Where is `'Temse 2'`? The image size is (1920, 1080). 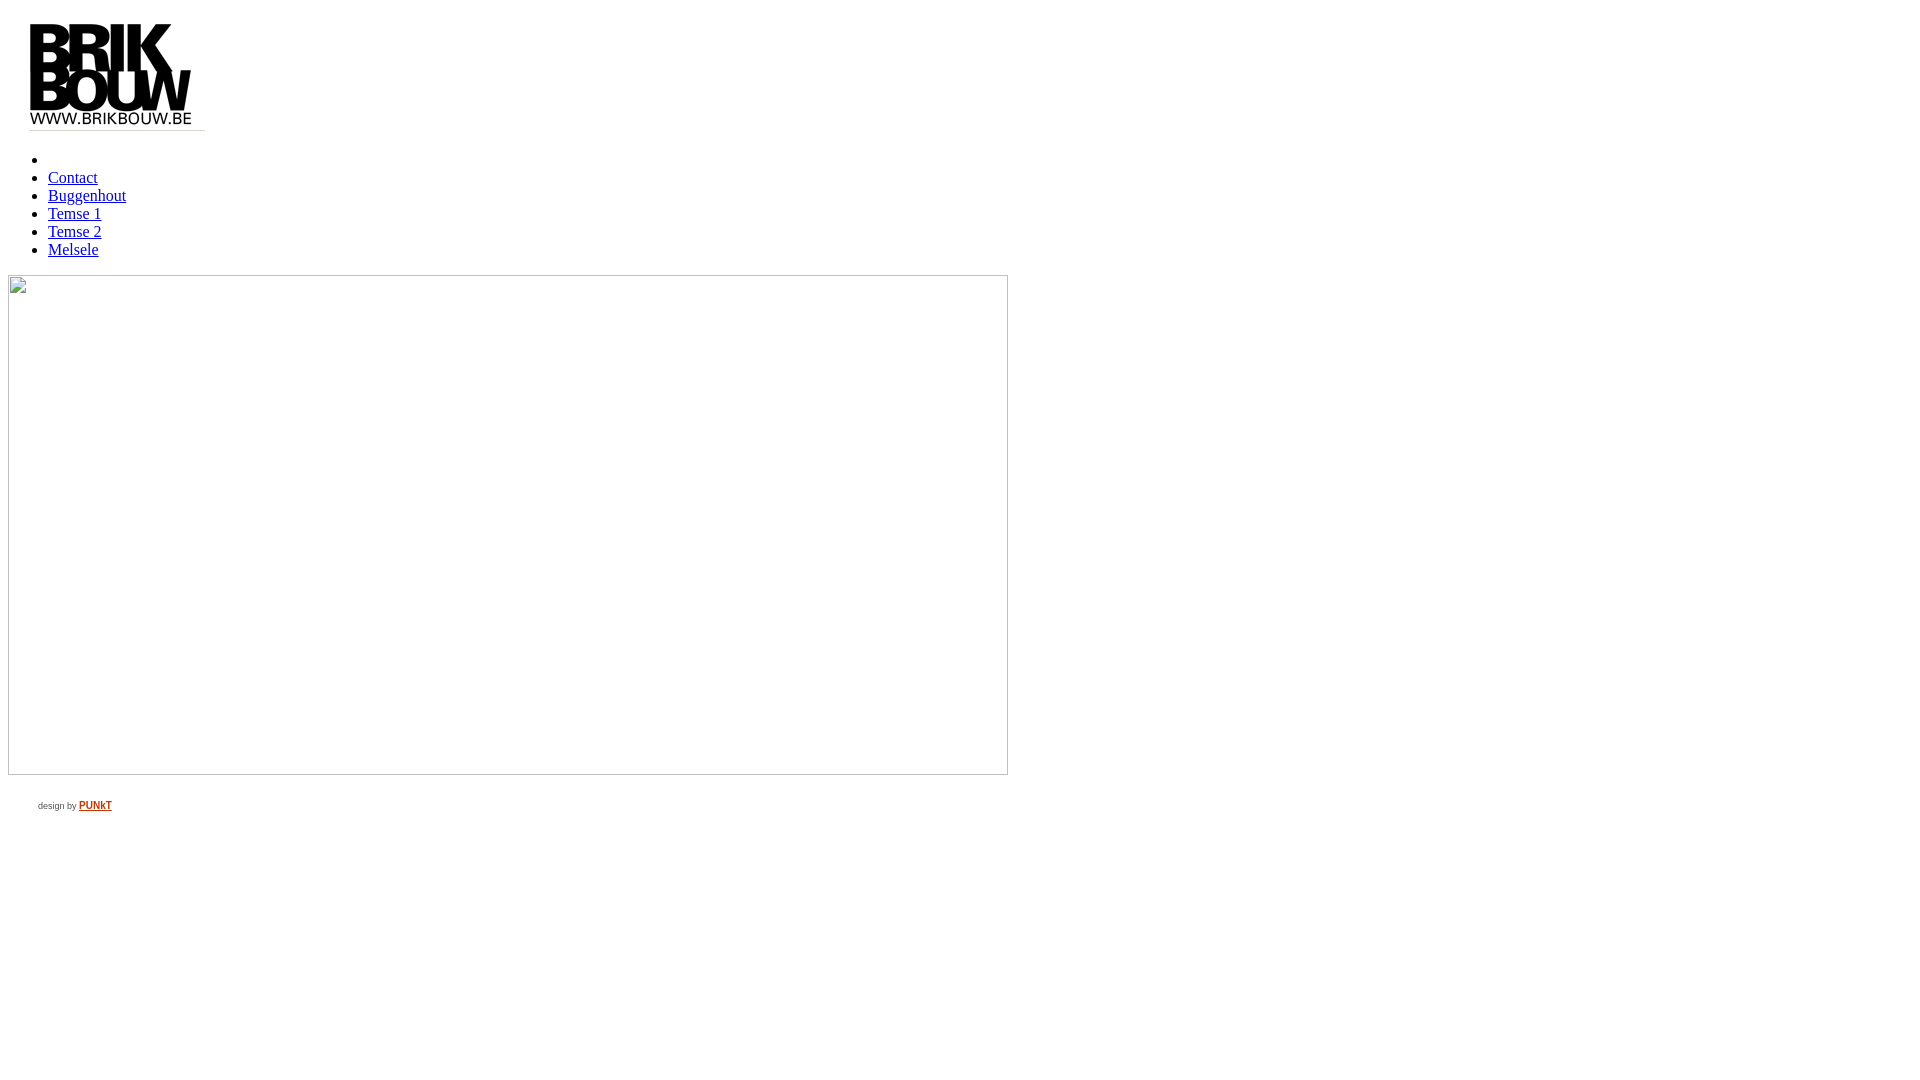
'Temse 2' is located at coordinates (75, 230).